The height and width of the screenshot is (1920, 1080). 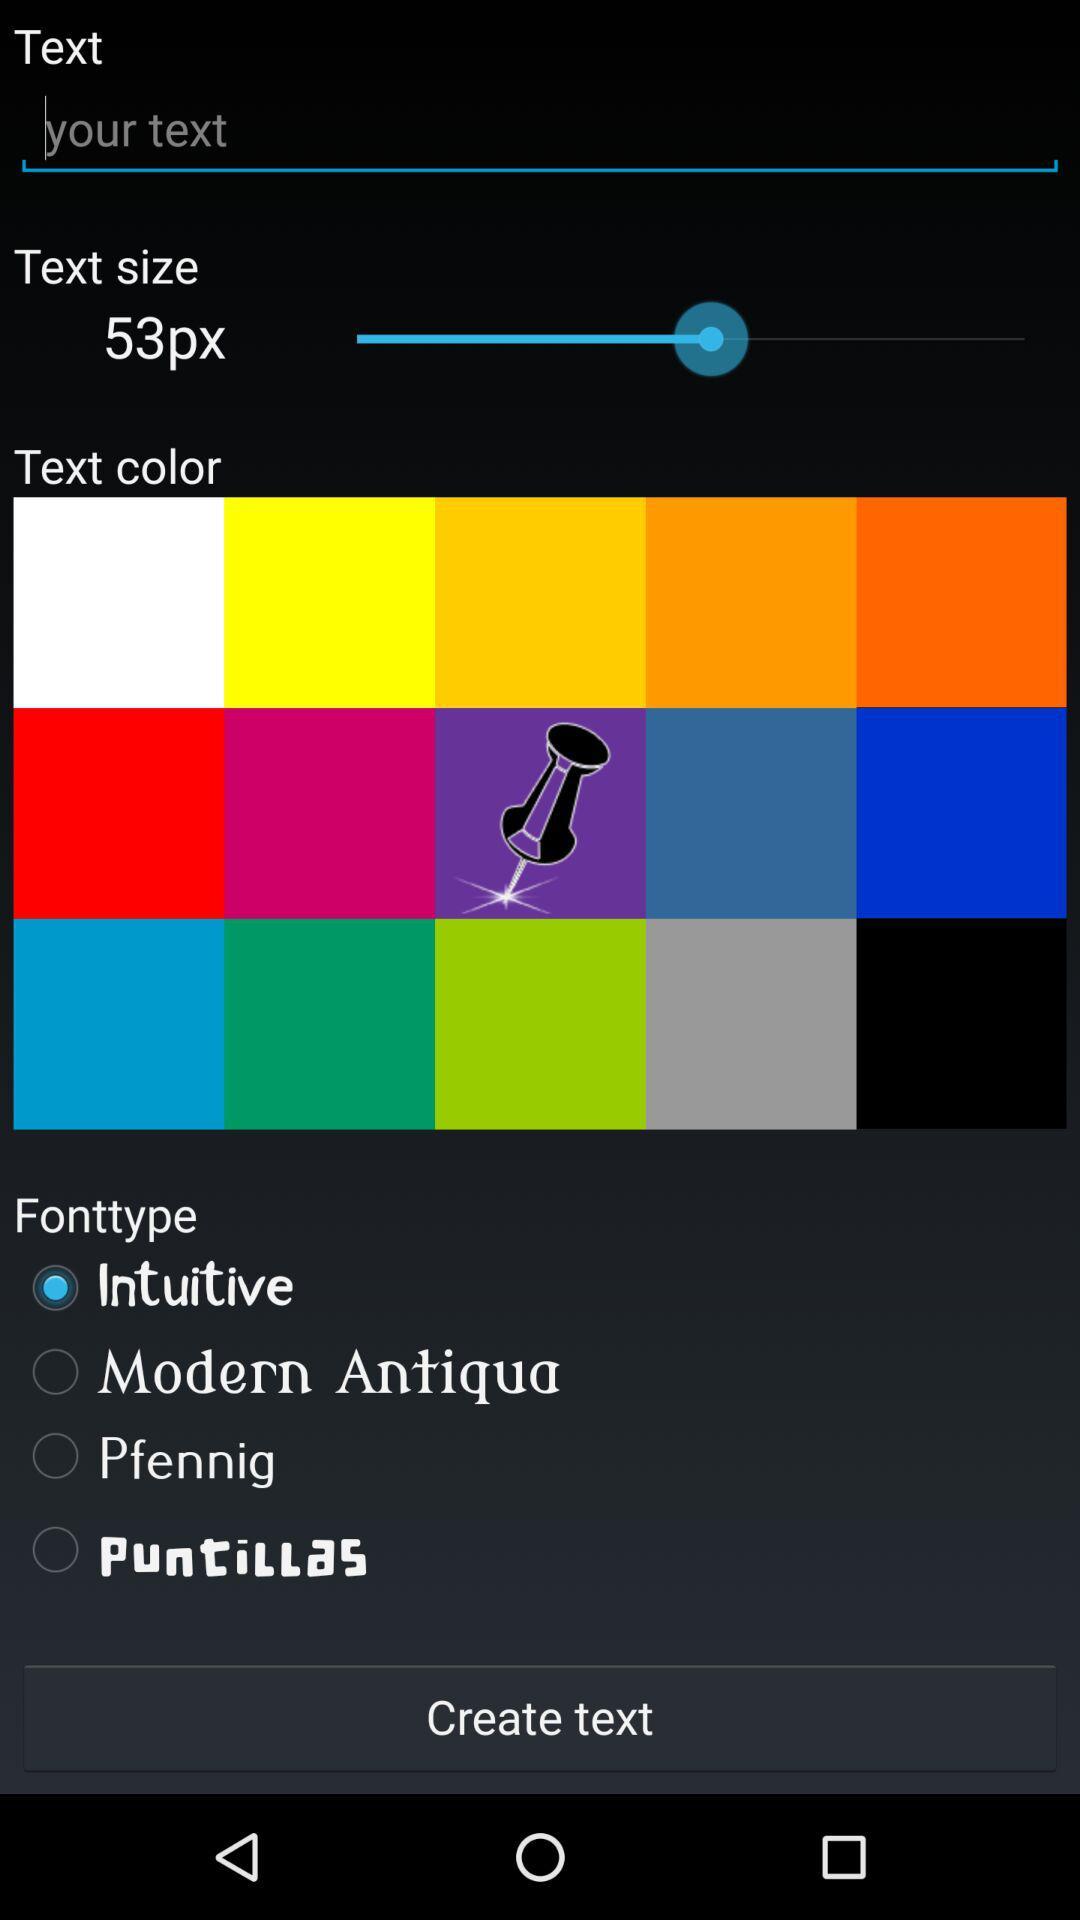 I want to click on the intuitive, so click(x=540, y=1287).